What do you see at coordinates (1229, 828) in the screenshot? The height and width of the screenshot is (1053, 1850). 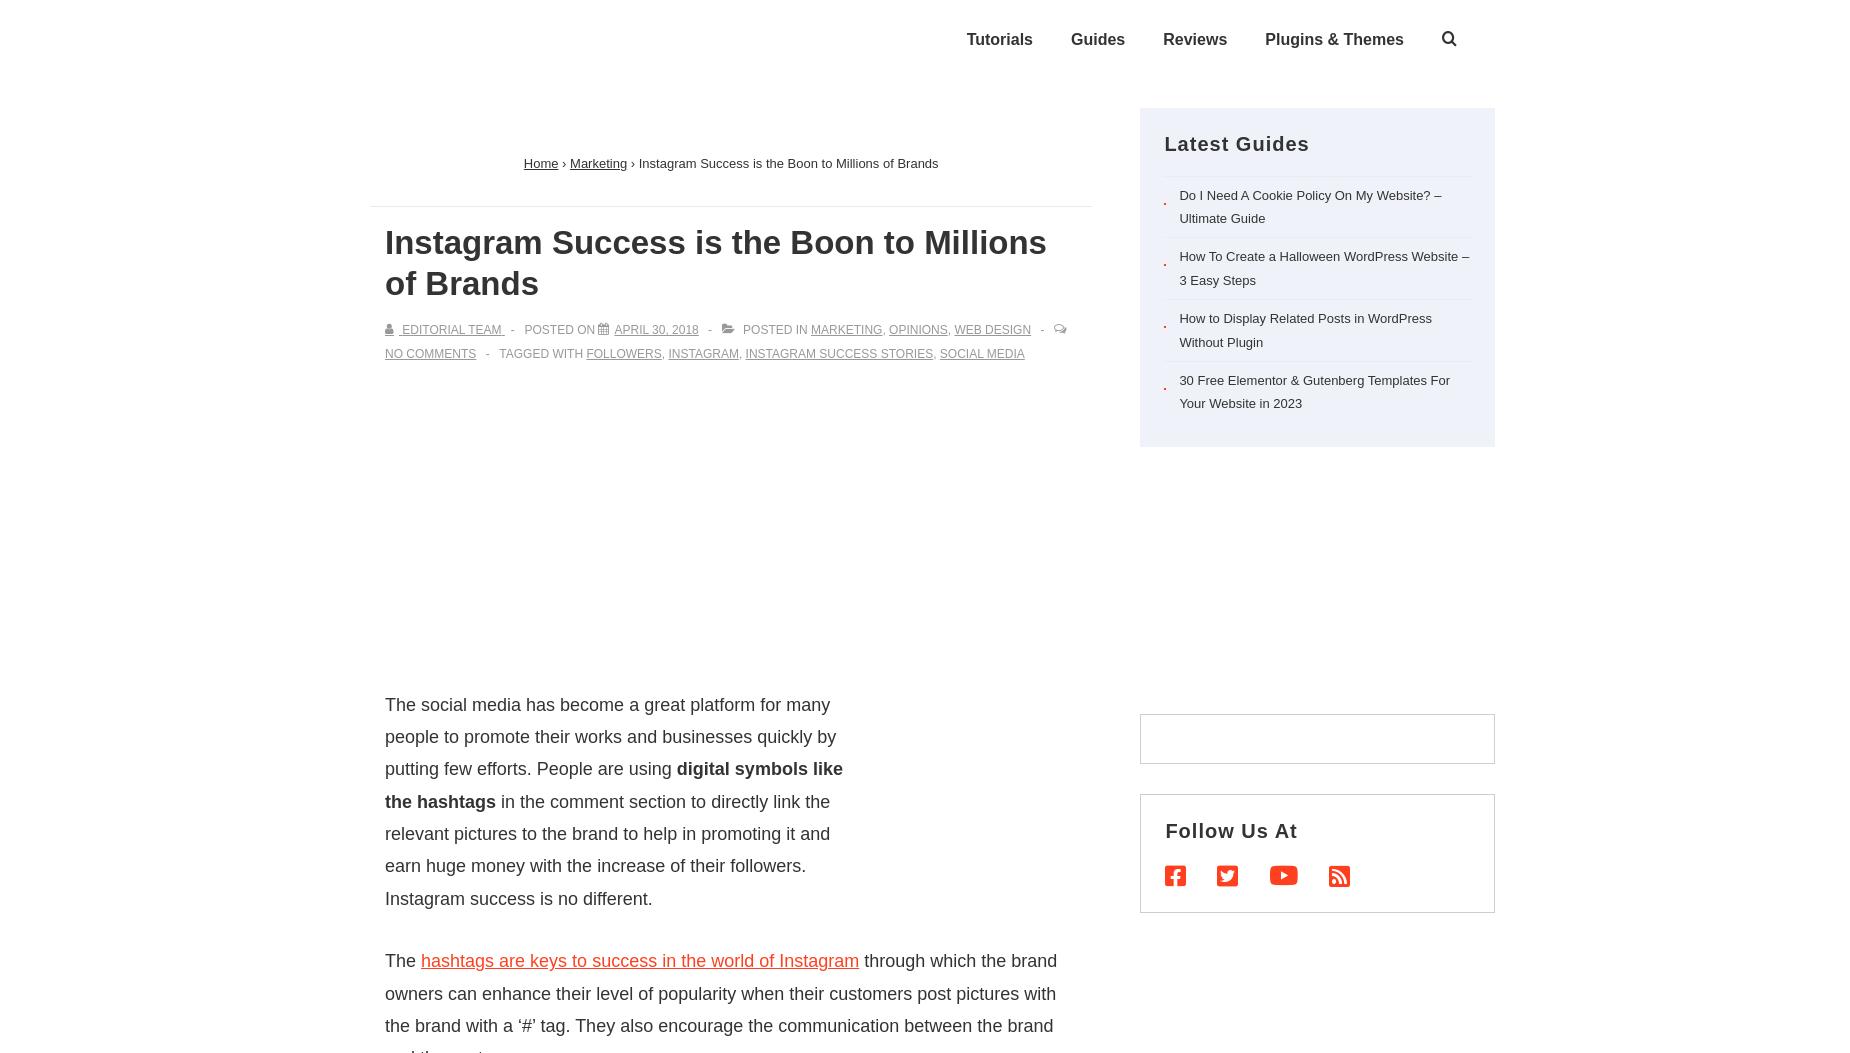 I see `'Follow Us At'` at bounding box center [1229, 828].